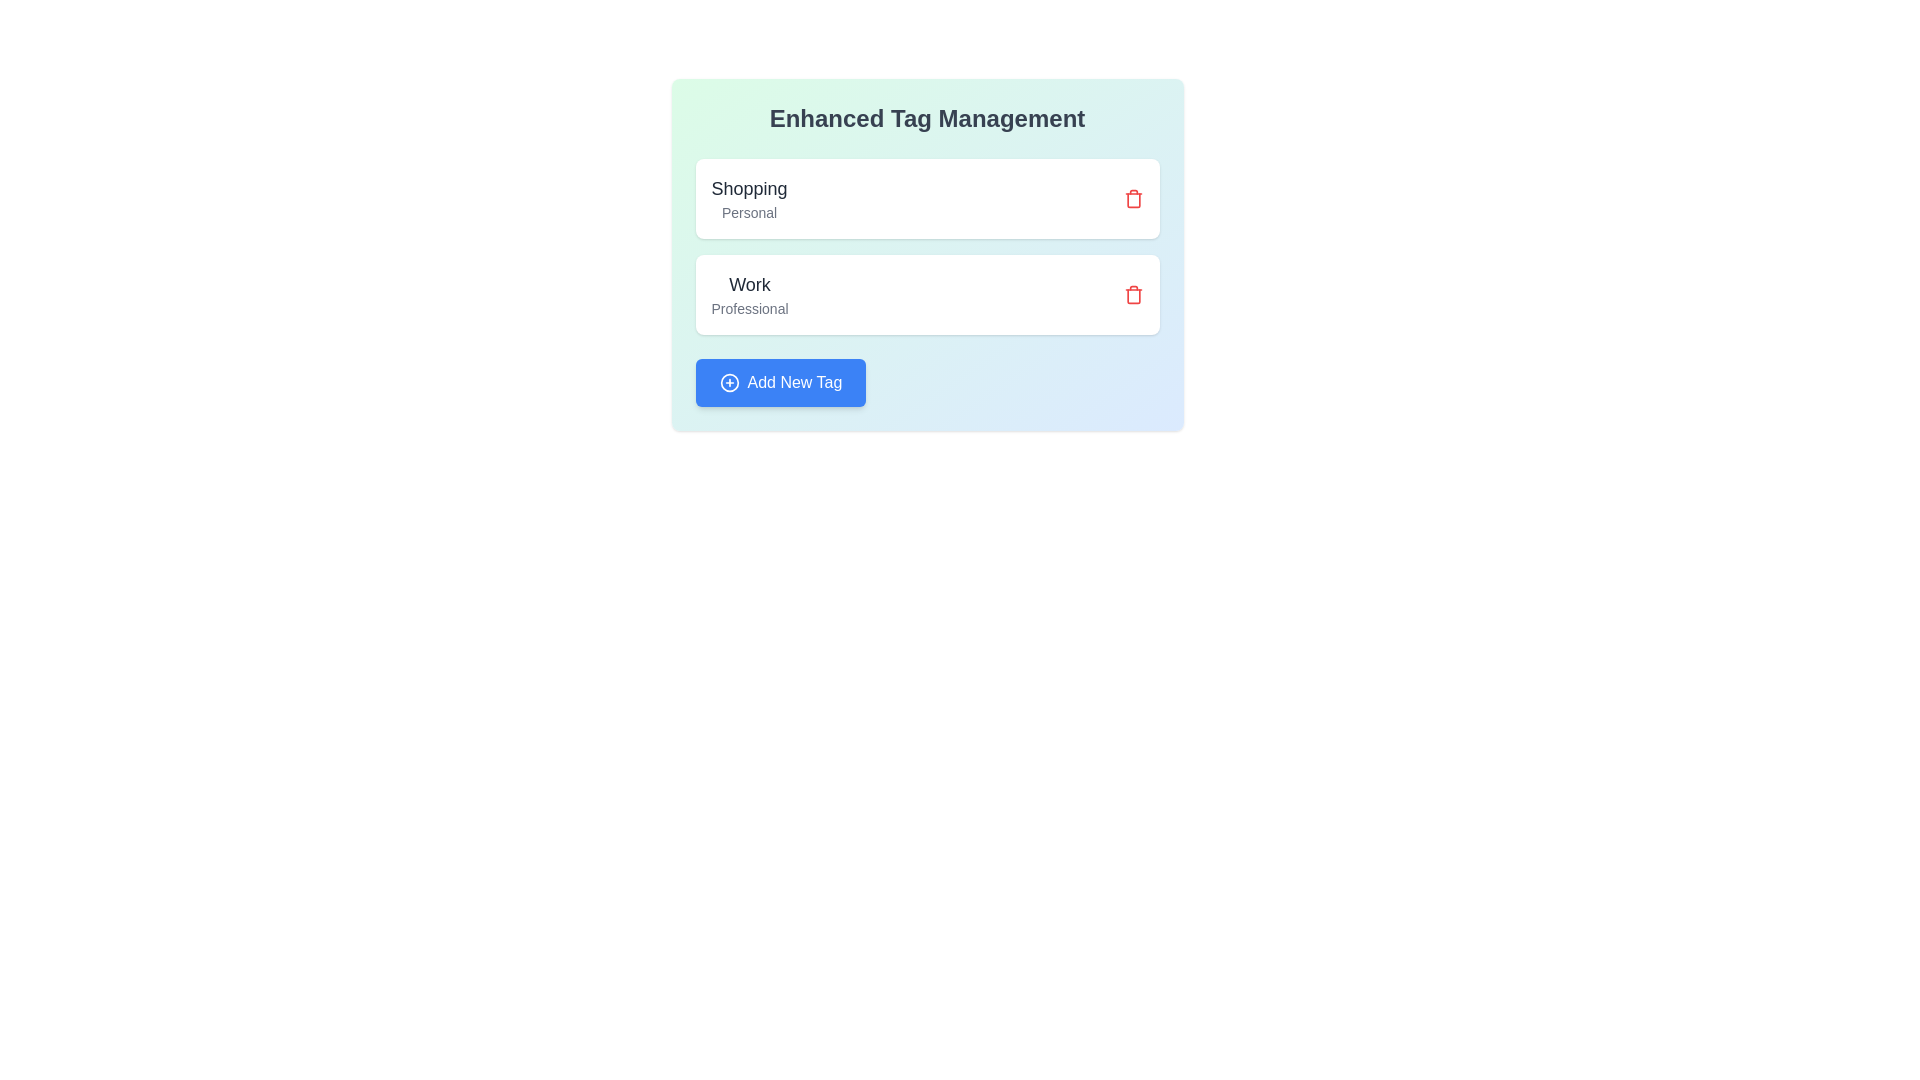  Describe the element at coordinates (748, 285) in the screenshot. I see `the static text label displaying the word 'Work', which is in bold, medium-sized font located in the second row of a vertical list, above the 'Professional' text` at that location.